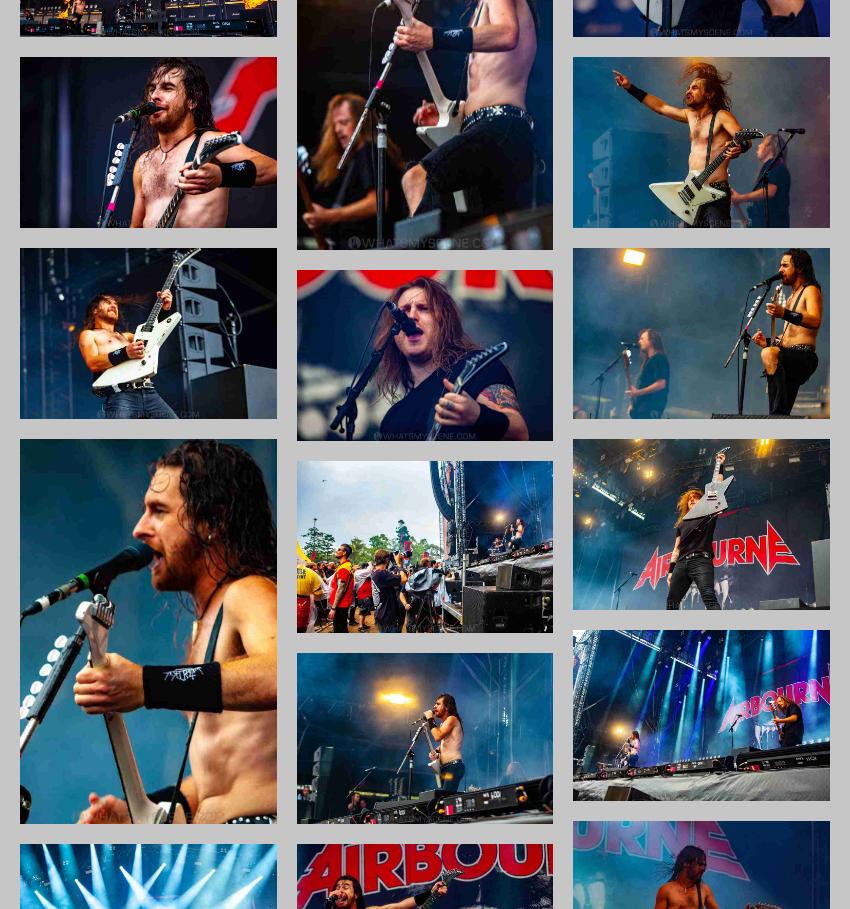  Describe the element at coordinates (674, 301) in the screenshot. I see `'January 2022'` at that location.